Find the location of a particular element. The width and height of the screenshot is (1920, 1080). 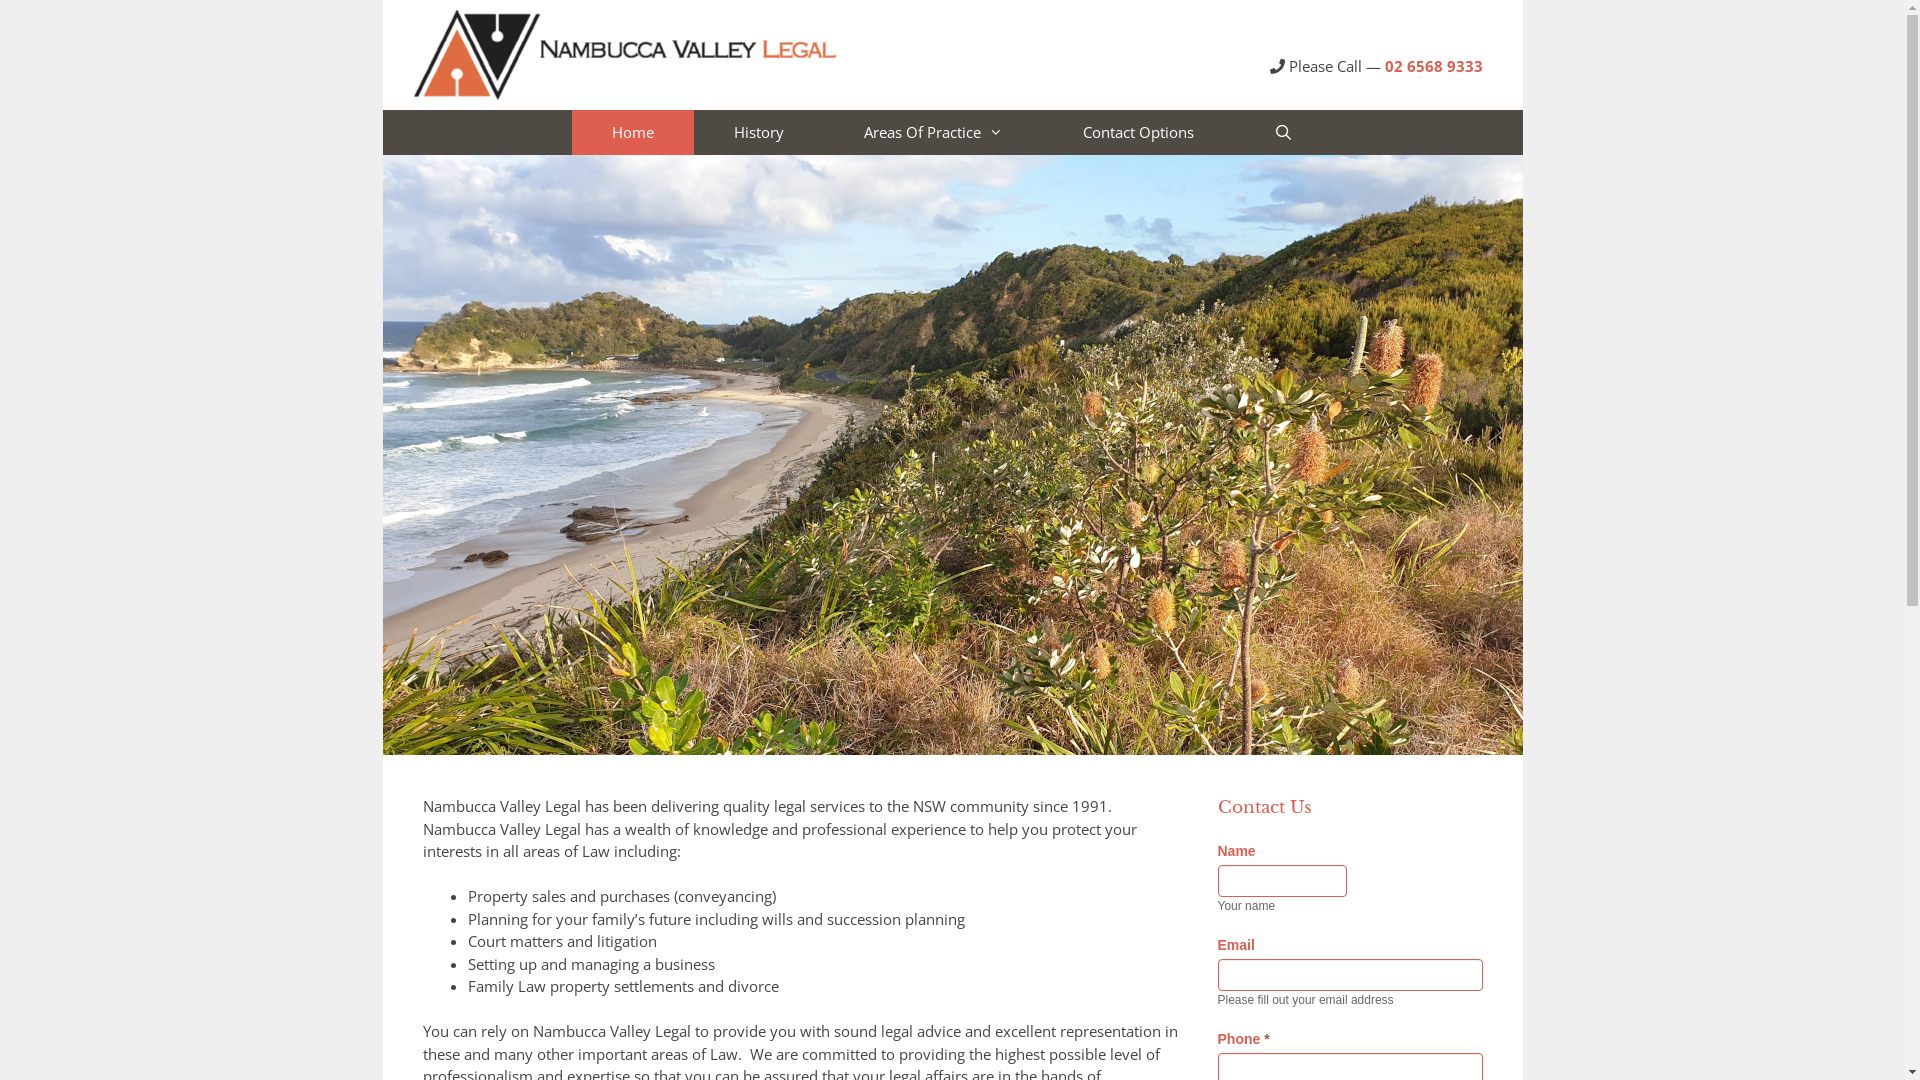

'02 6568 9333' is located at coordinates (1432, 64).